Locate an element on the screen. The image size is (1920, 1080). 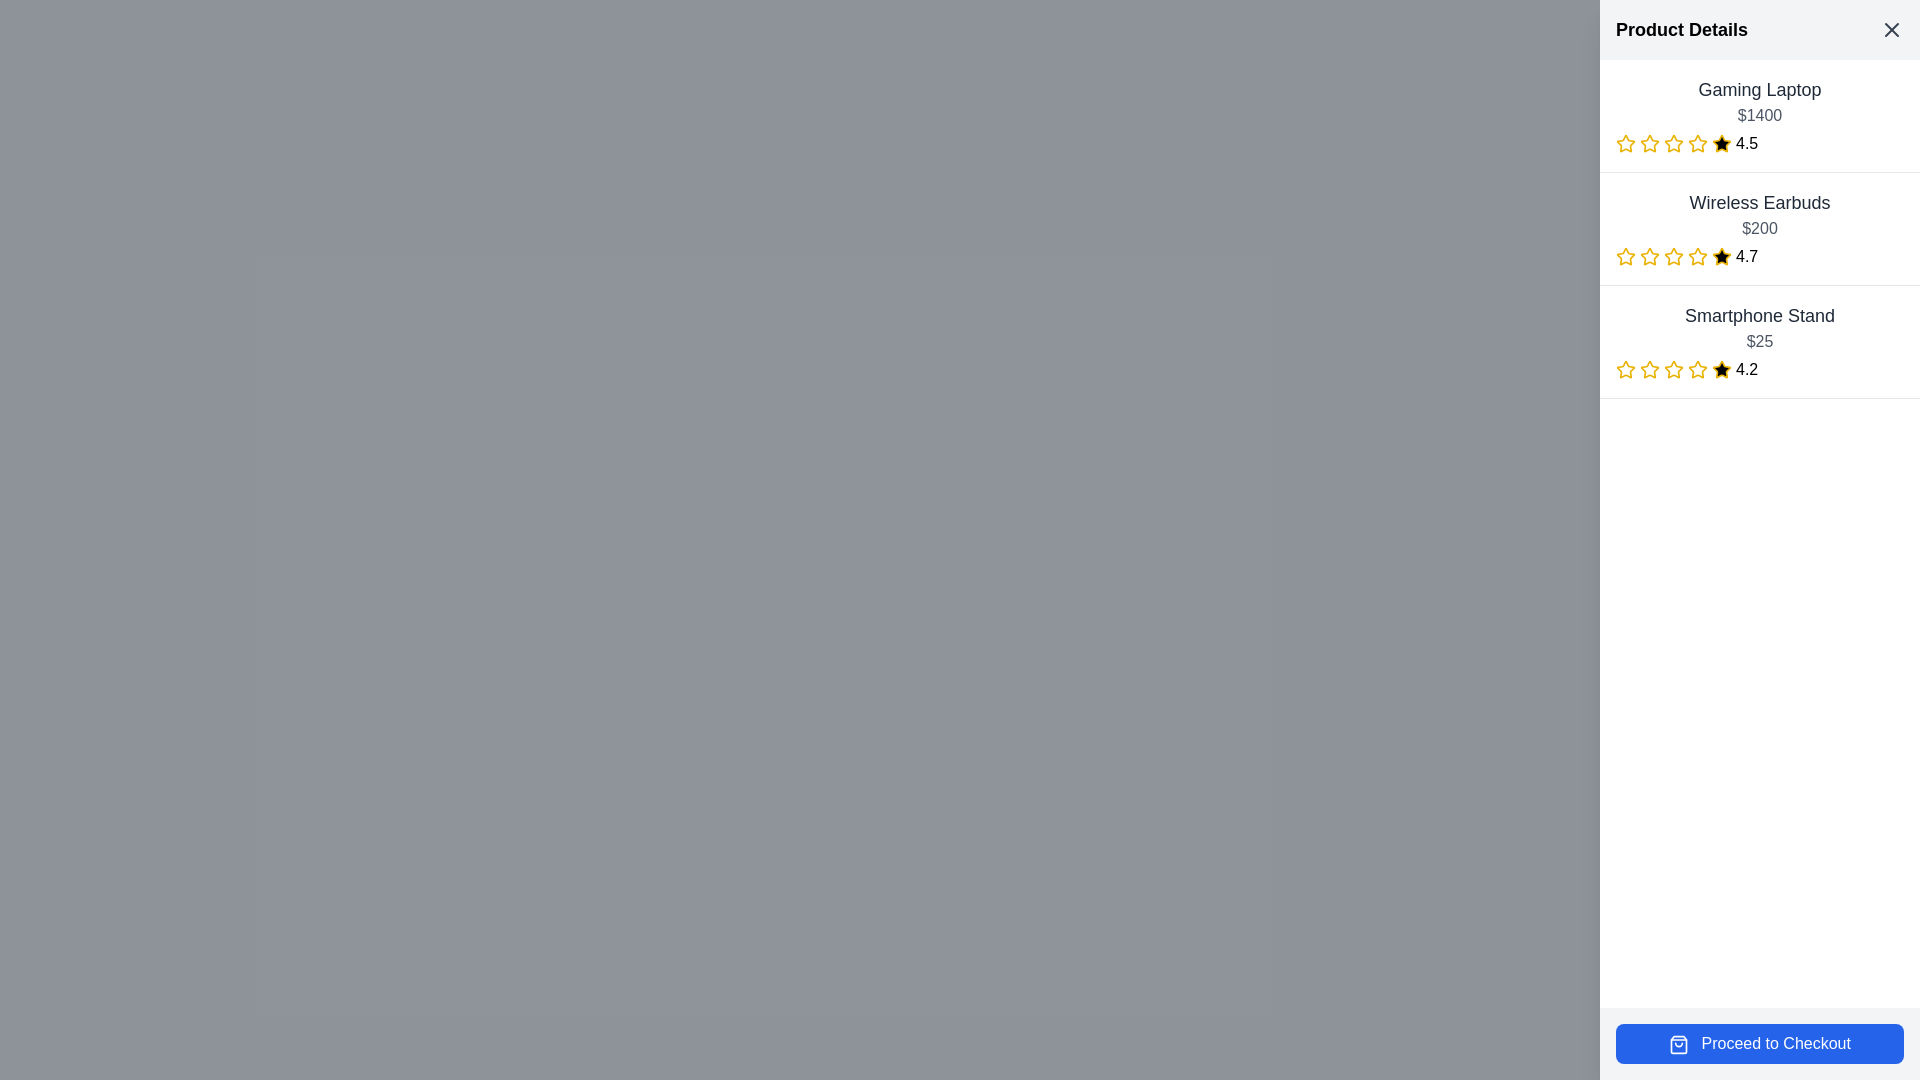
the third star icon in the rating system for the 'Wireless Earbuds' product is located at coordinates (1674, 255).